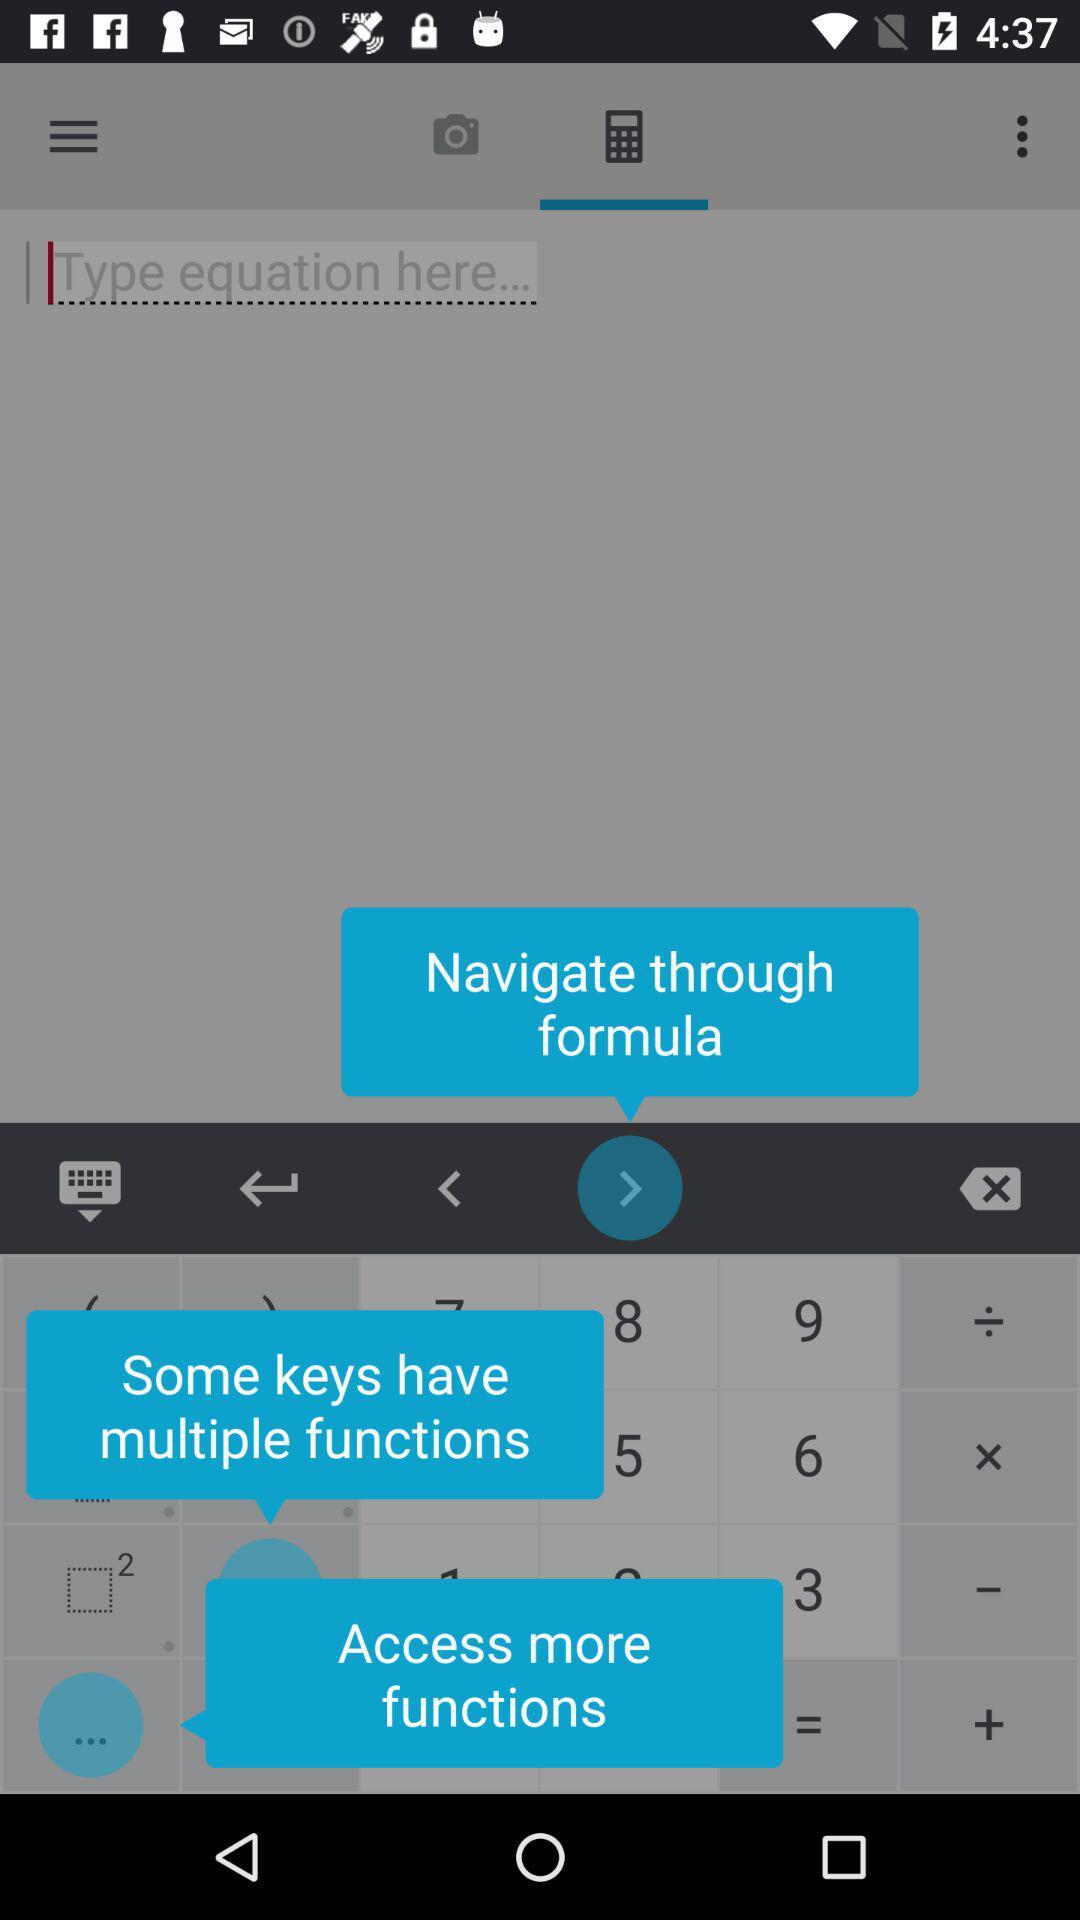 The image size is (1080, 1920). What do you see at coordinates (990, 1188) in the screenshot?
I see `item below the navigate through formula` at bounding box center [990, 1188].